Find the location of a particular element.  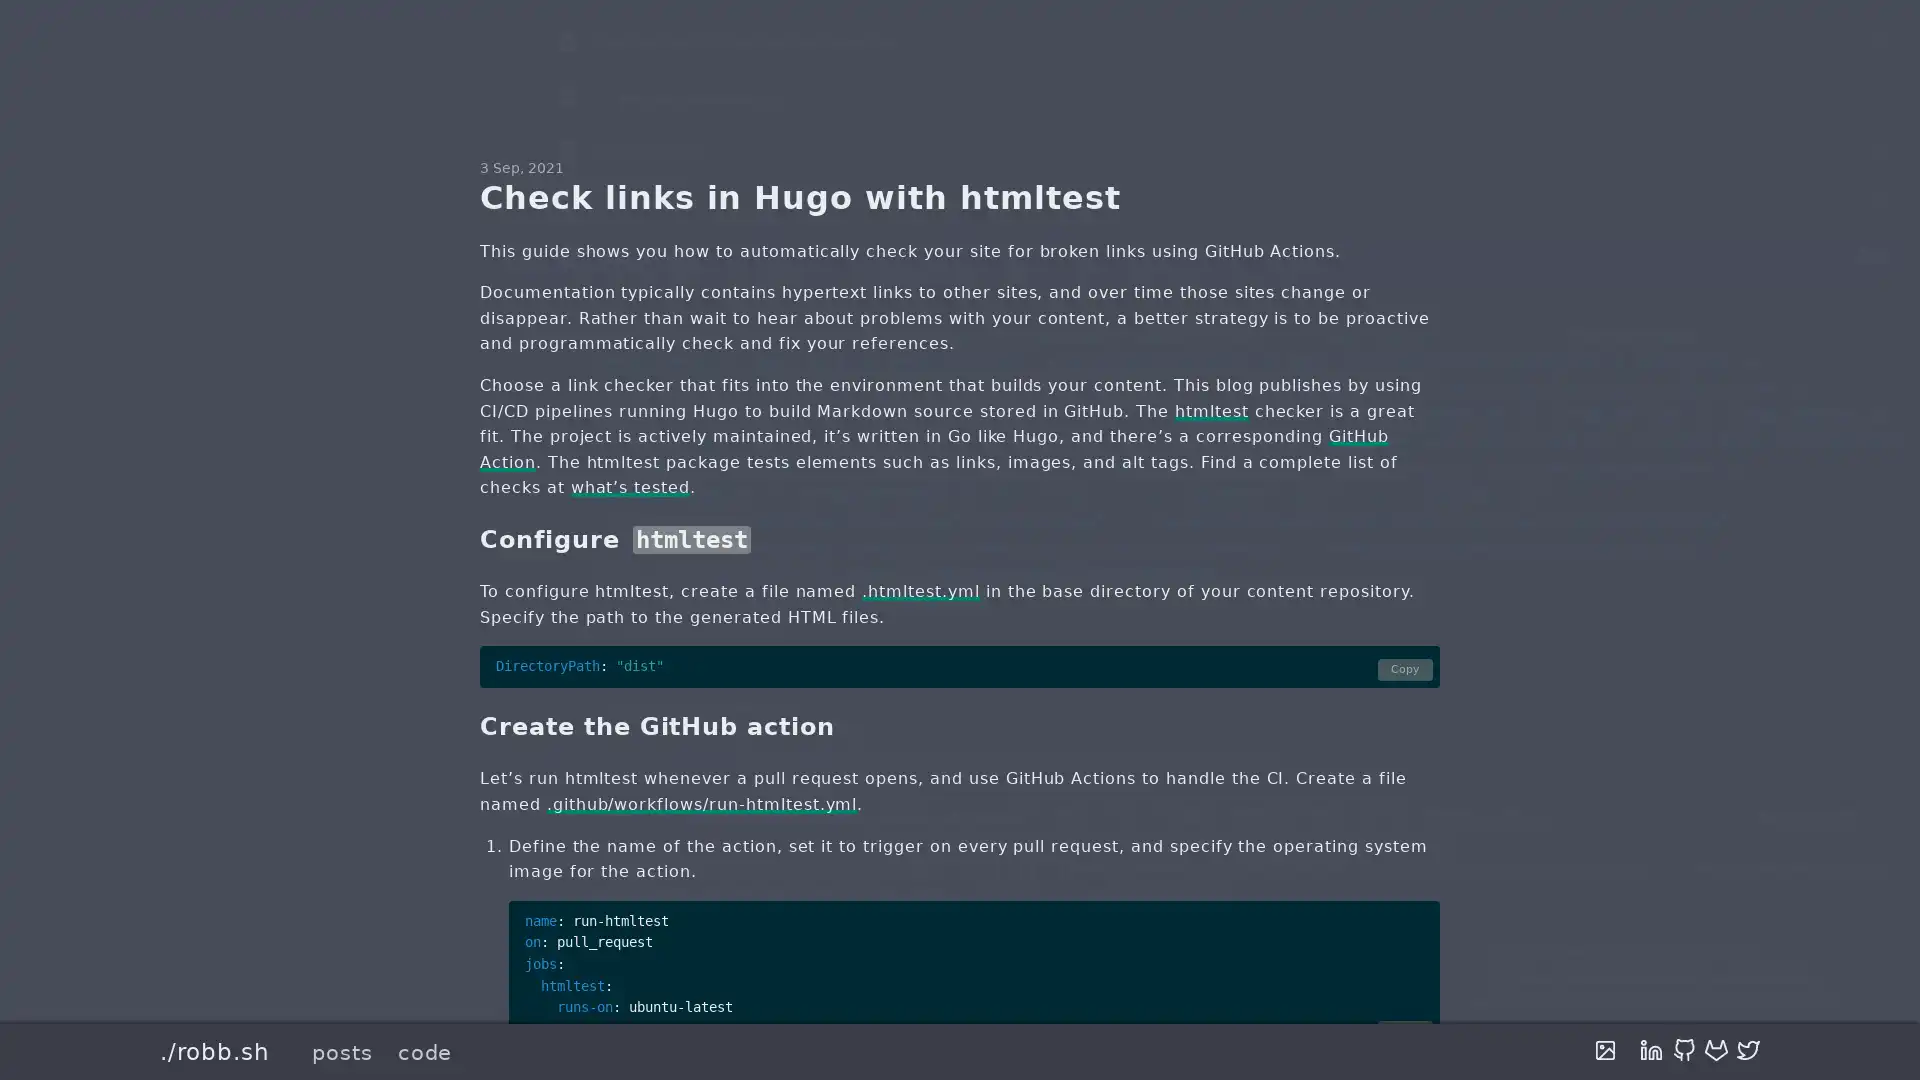

Copy is located at coordinates (1404, 669).